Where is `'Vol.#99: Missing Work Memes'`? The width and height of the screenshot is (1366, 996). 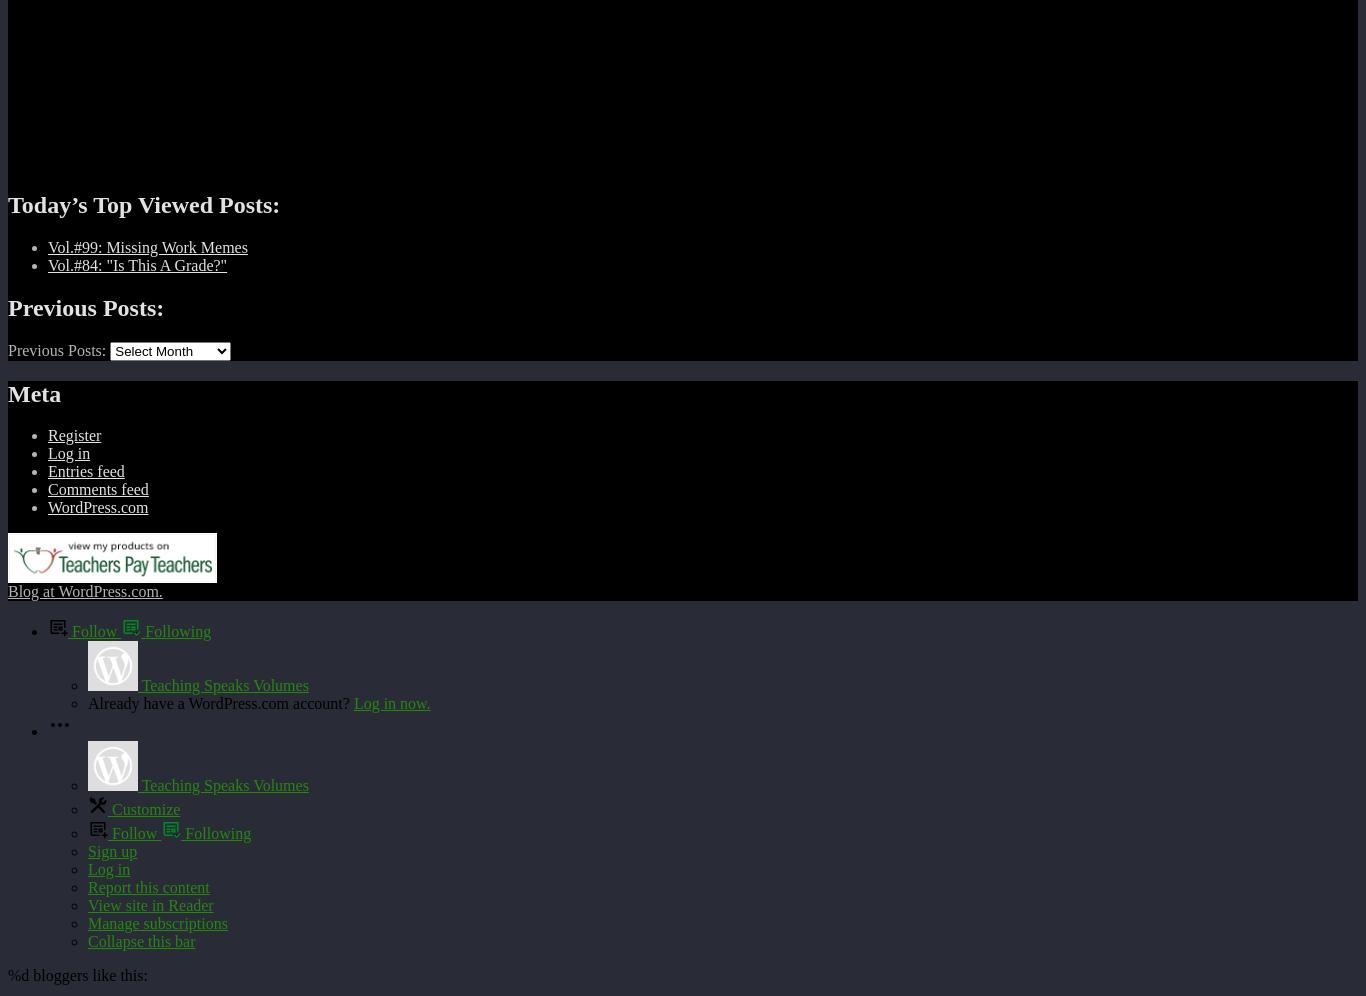
'Vol.#99: Missing Work Memes' is located at coordinates (146, 245).